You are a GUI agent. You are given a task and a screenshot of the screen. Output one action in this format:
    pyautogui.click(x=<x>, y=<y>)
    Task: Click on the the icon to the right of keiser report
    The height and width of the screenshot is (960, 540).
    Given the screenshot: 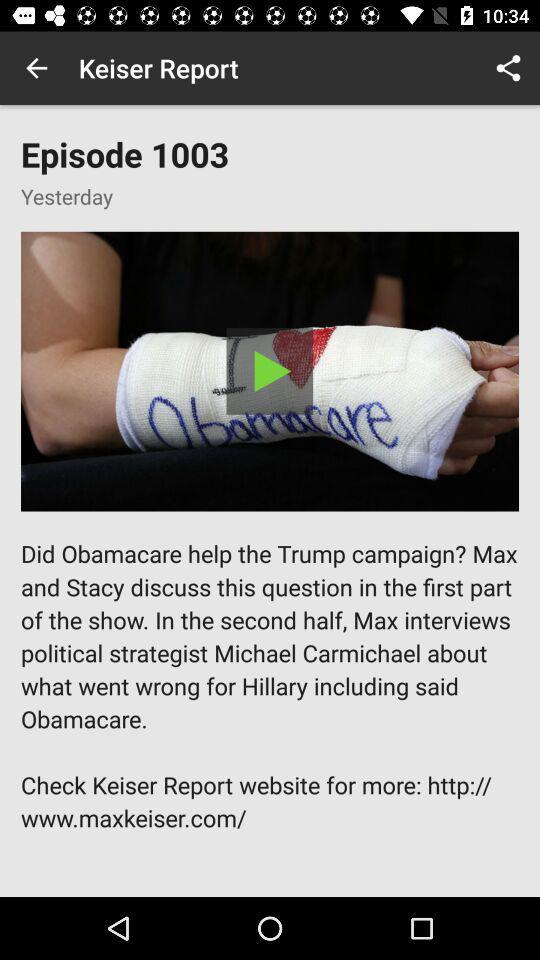 What is the action you would take?
    pyautogui.click(x=508, y=68)
    